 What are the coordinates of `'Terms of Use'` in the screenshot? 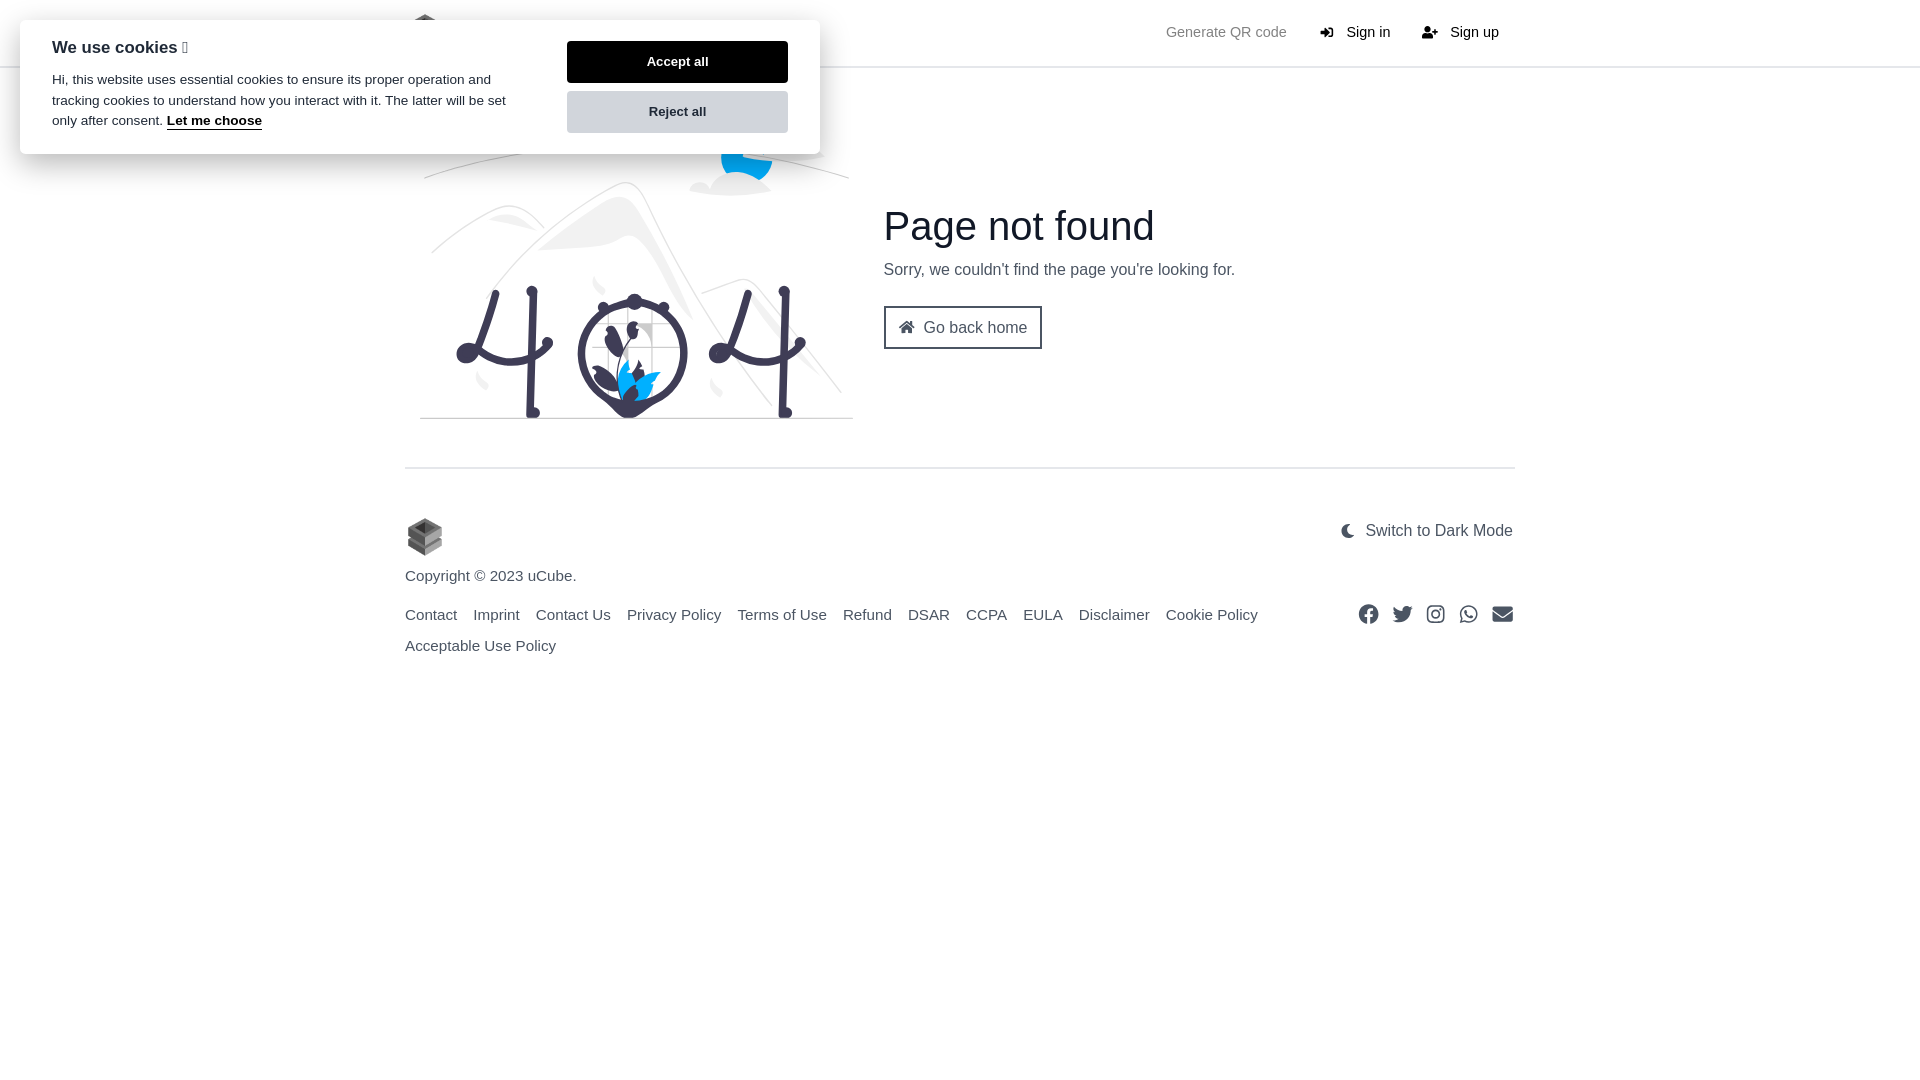 It's located at (780, 613).